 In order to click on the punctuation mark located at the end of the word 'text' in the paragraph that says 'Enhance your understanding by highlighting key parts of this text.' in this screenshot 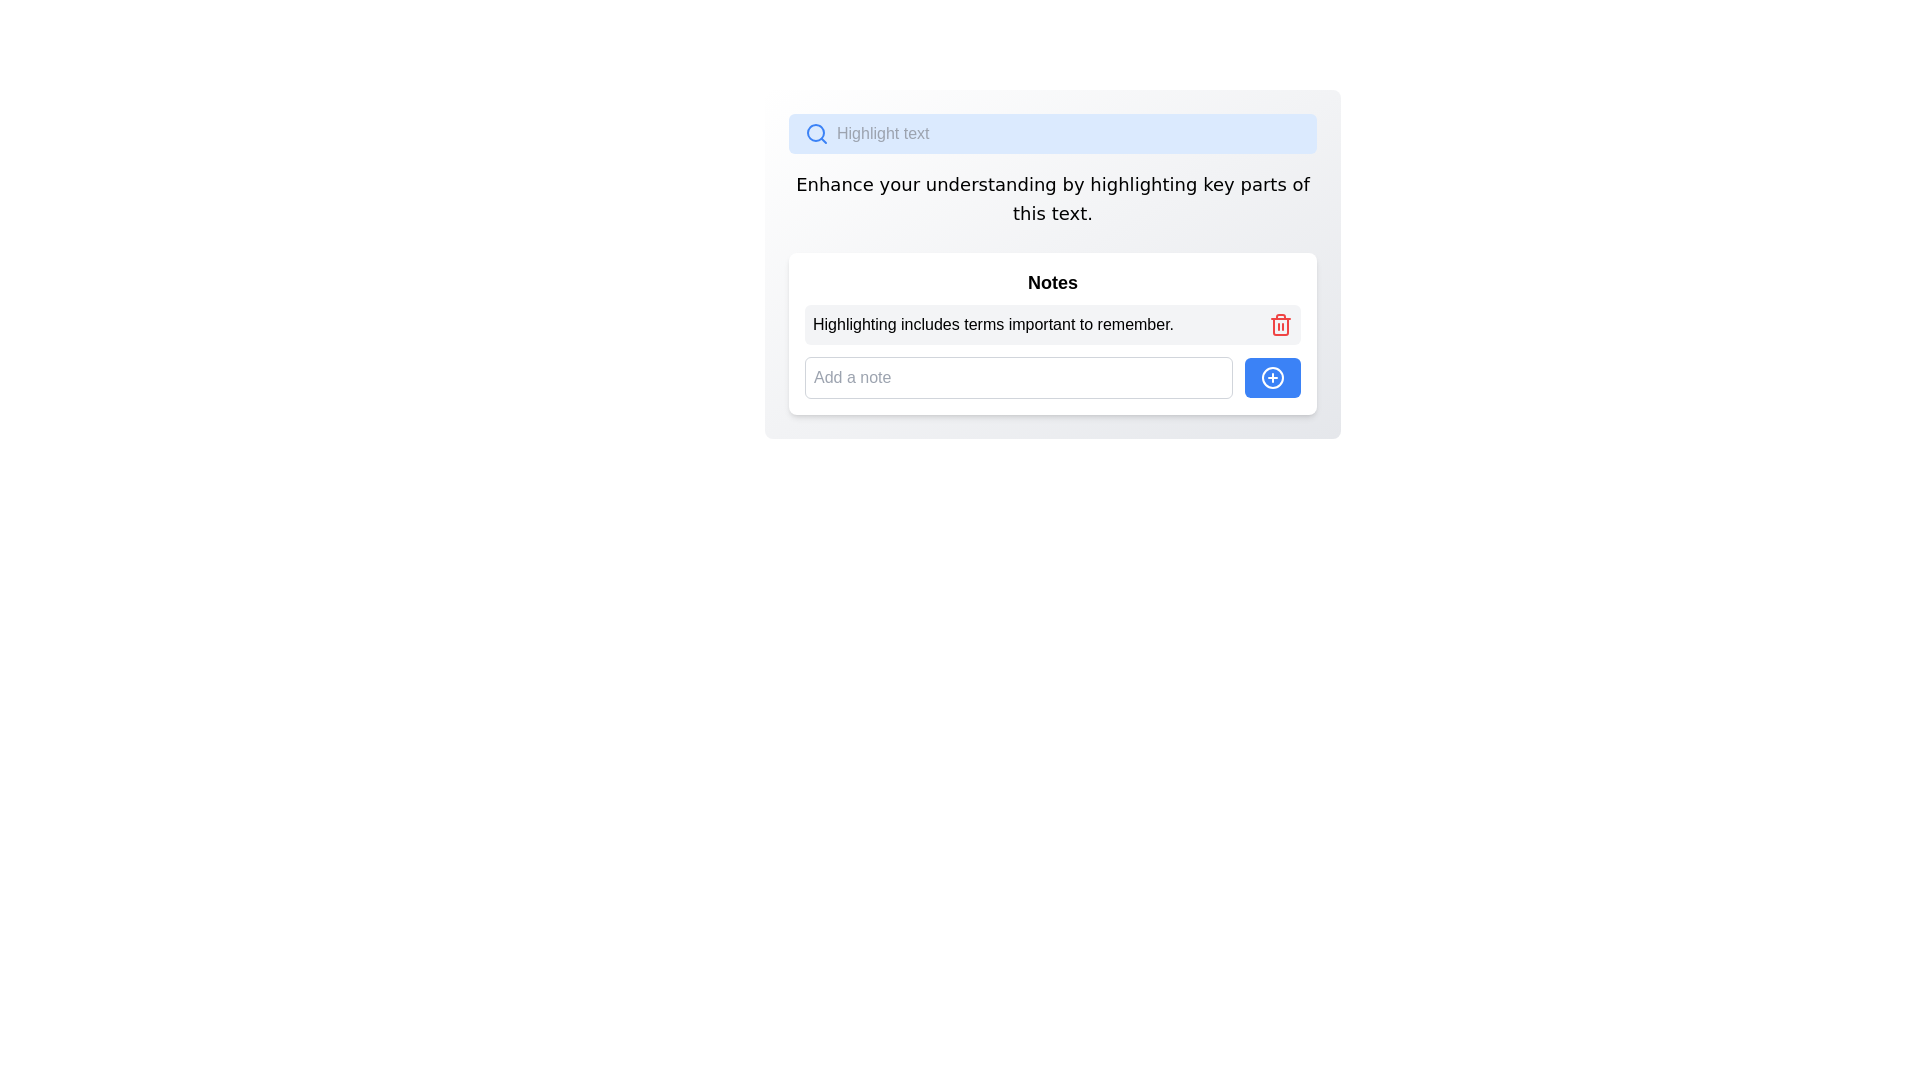, I will do `click(1089, 213)`.